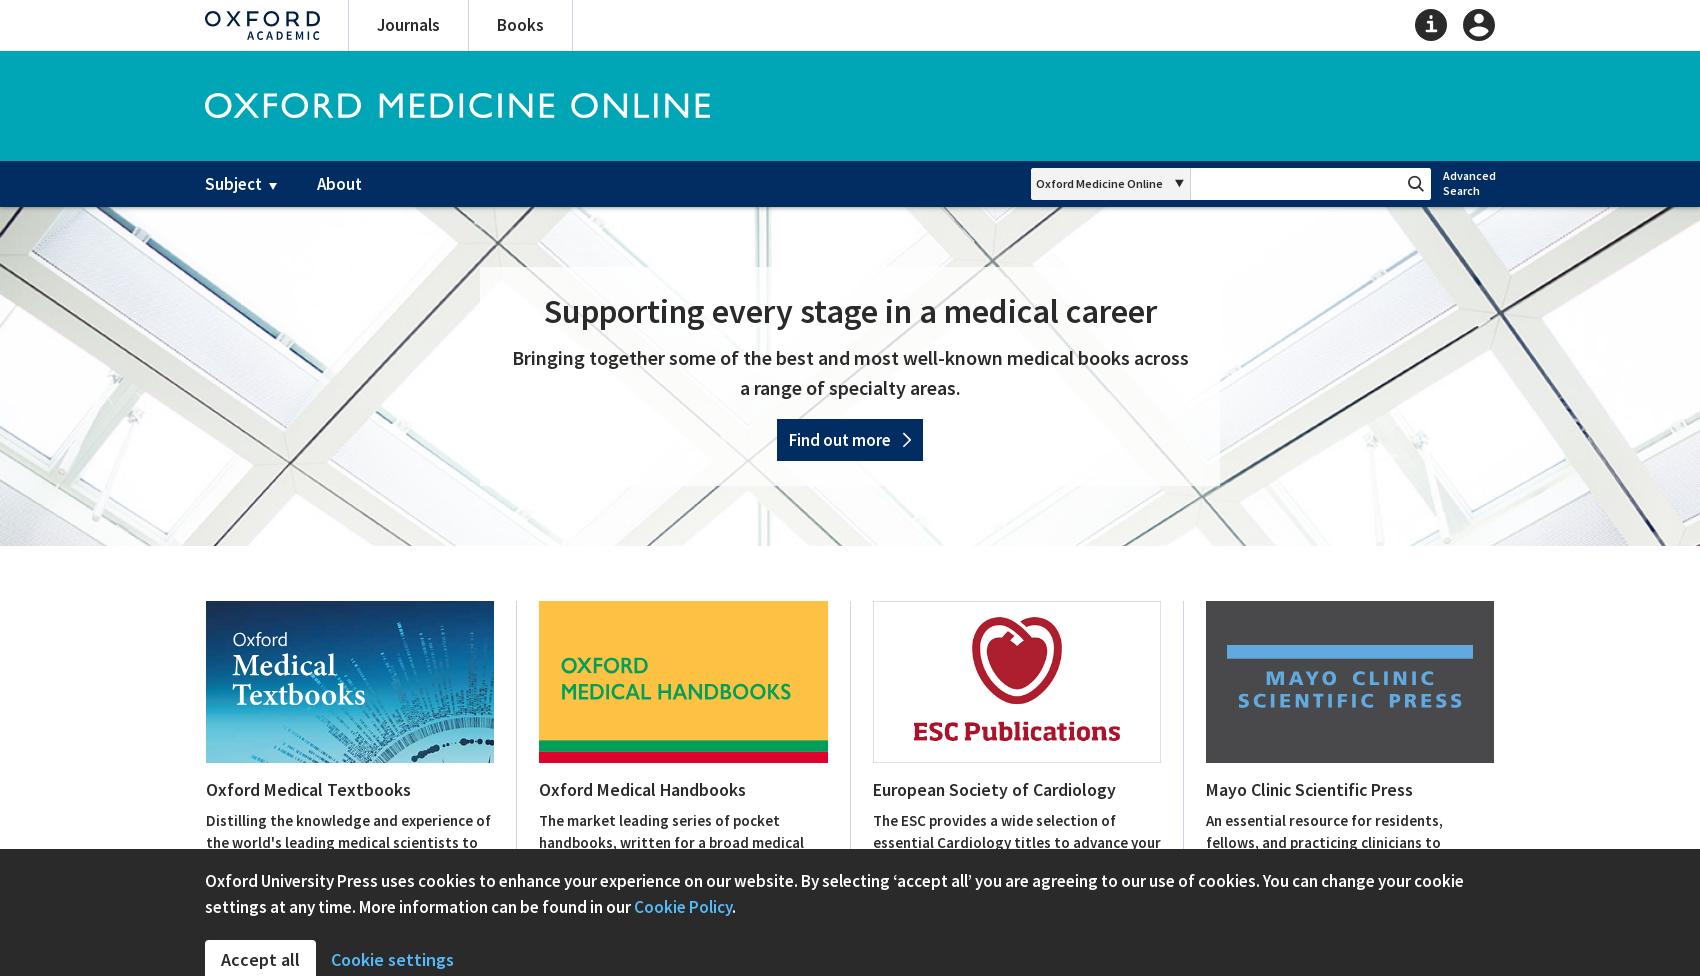 This screenshot has width=1700, height=976. Describe the element at coordinates (949, 916) in the screenshot. I see `'Discover the ESC books'` at that location.